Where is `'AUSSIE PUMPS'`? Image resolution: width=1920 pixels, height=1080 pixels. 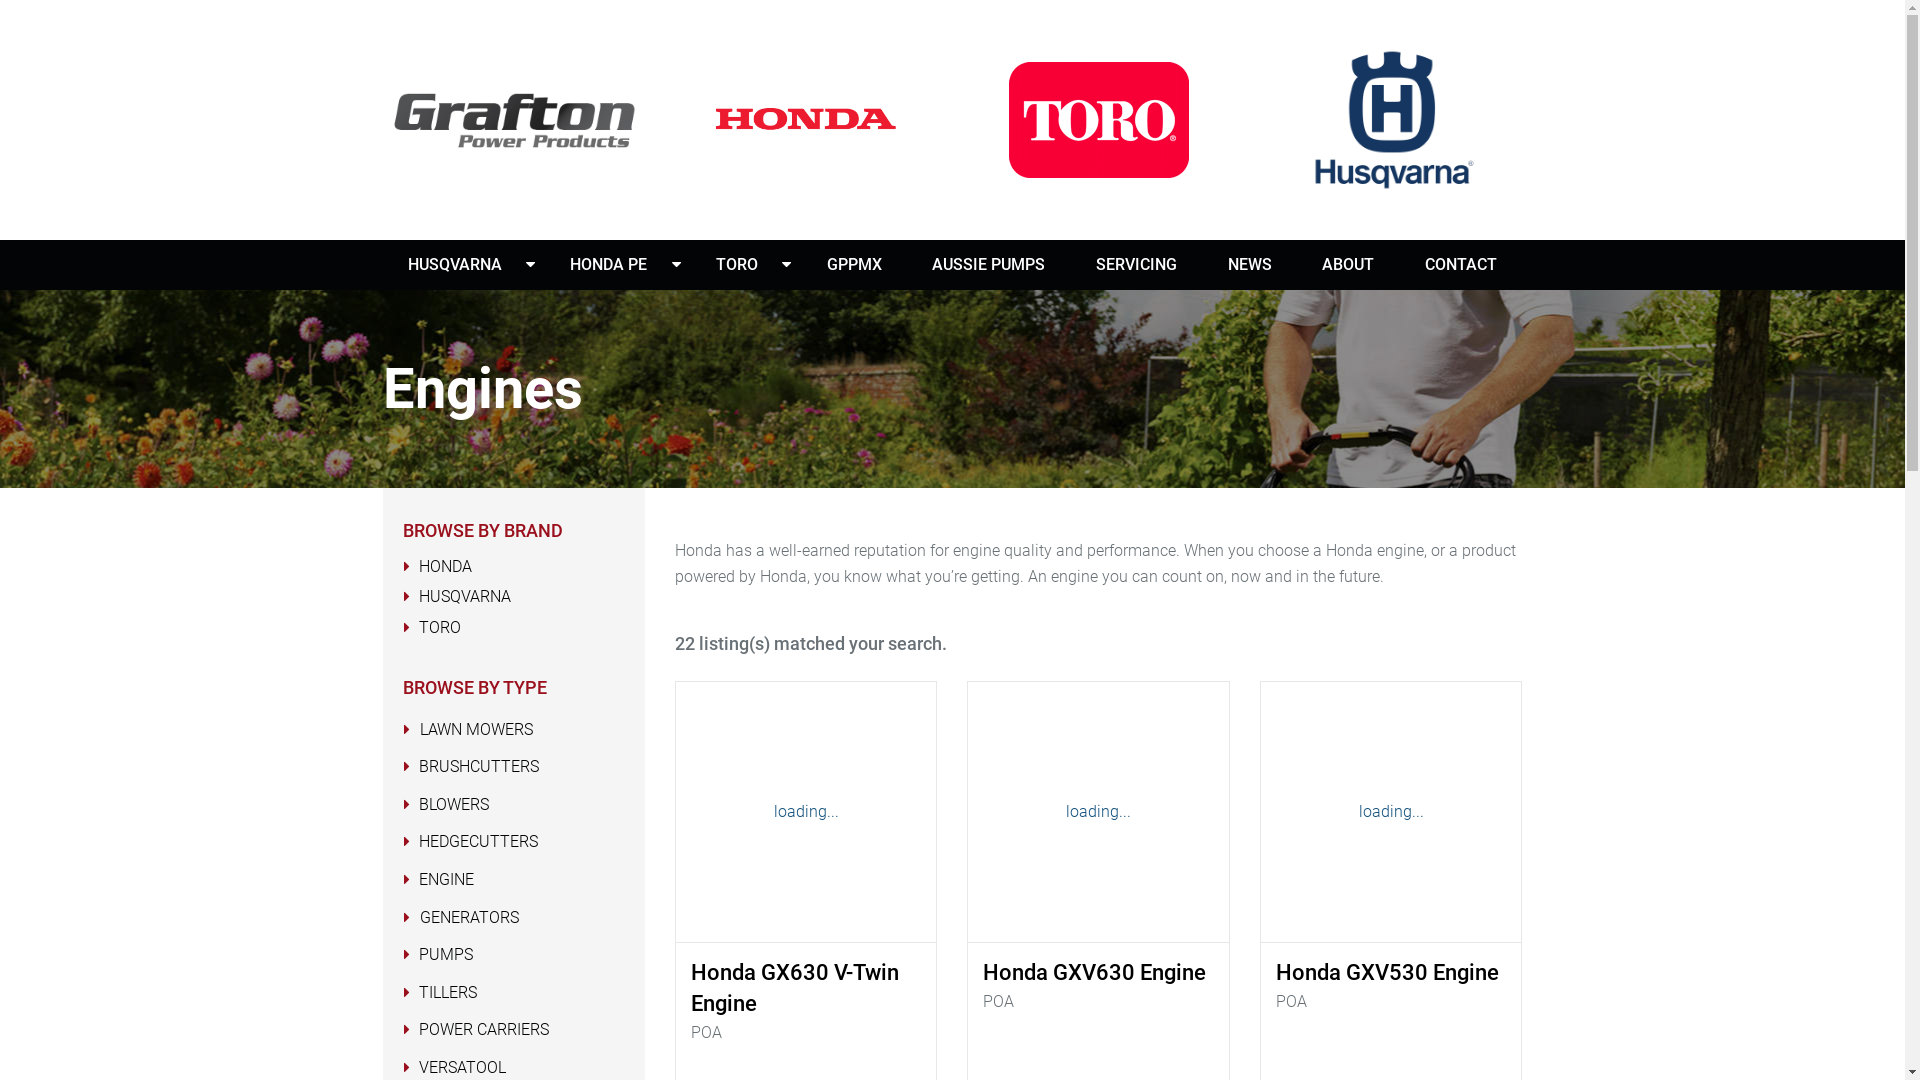 'AUSSIE PUMPS' is located at coordinates (988, 264).